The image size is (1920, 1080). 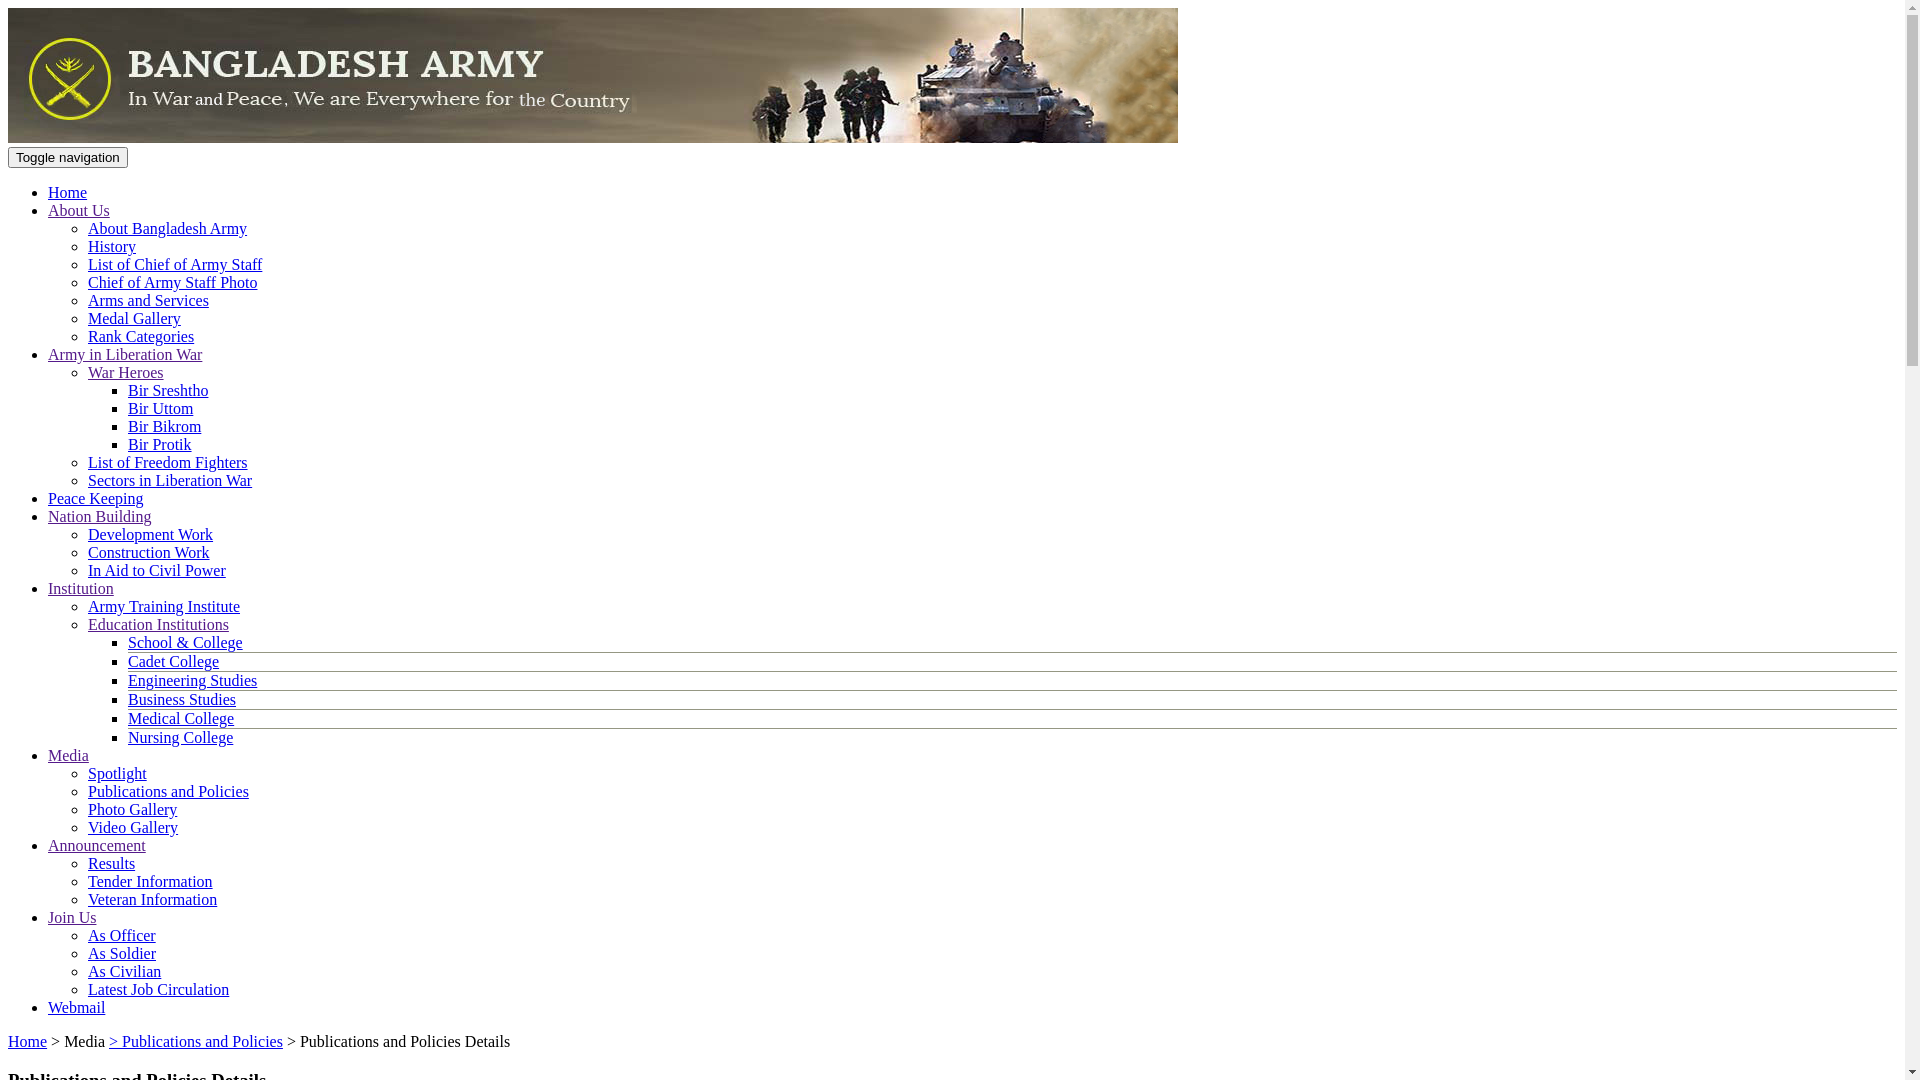 What do you see at coordinates (127, 737) in the screenshot?
I see `'Nursing College'` at bounding box center [127, 737].